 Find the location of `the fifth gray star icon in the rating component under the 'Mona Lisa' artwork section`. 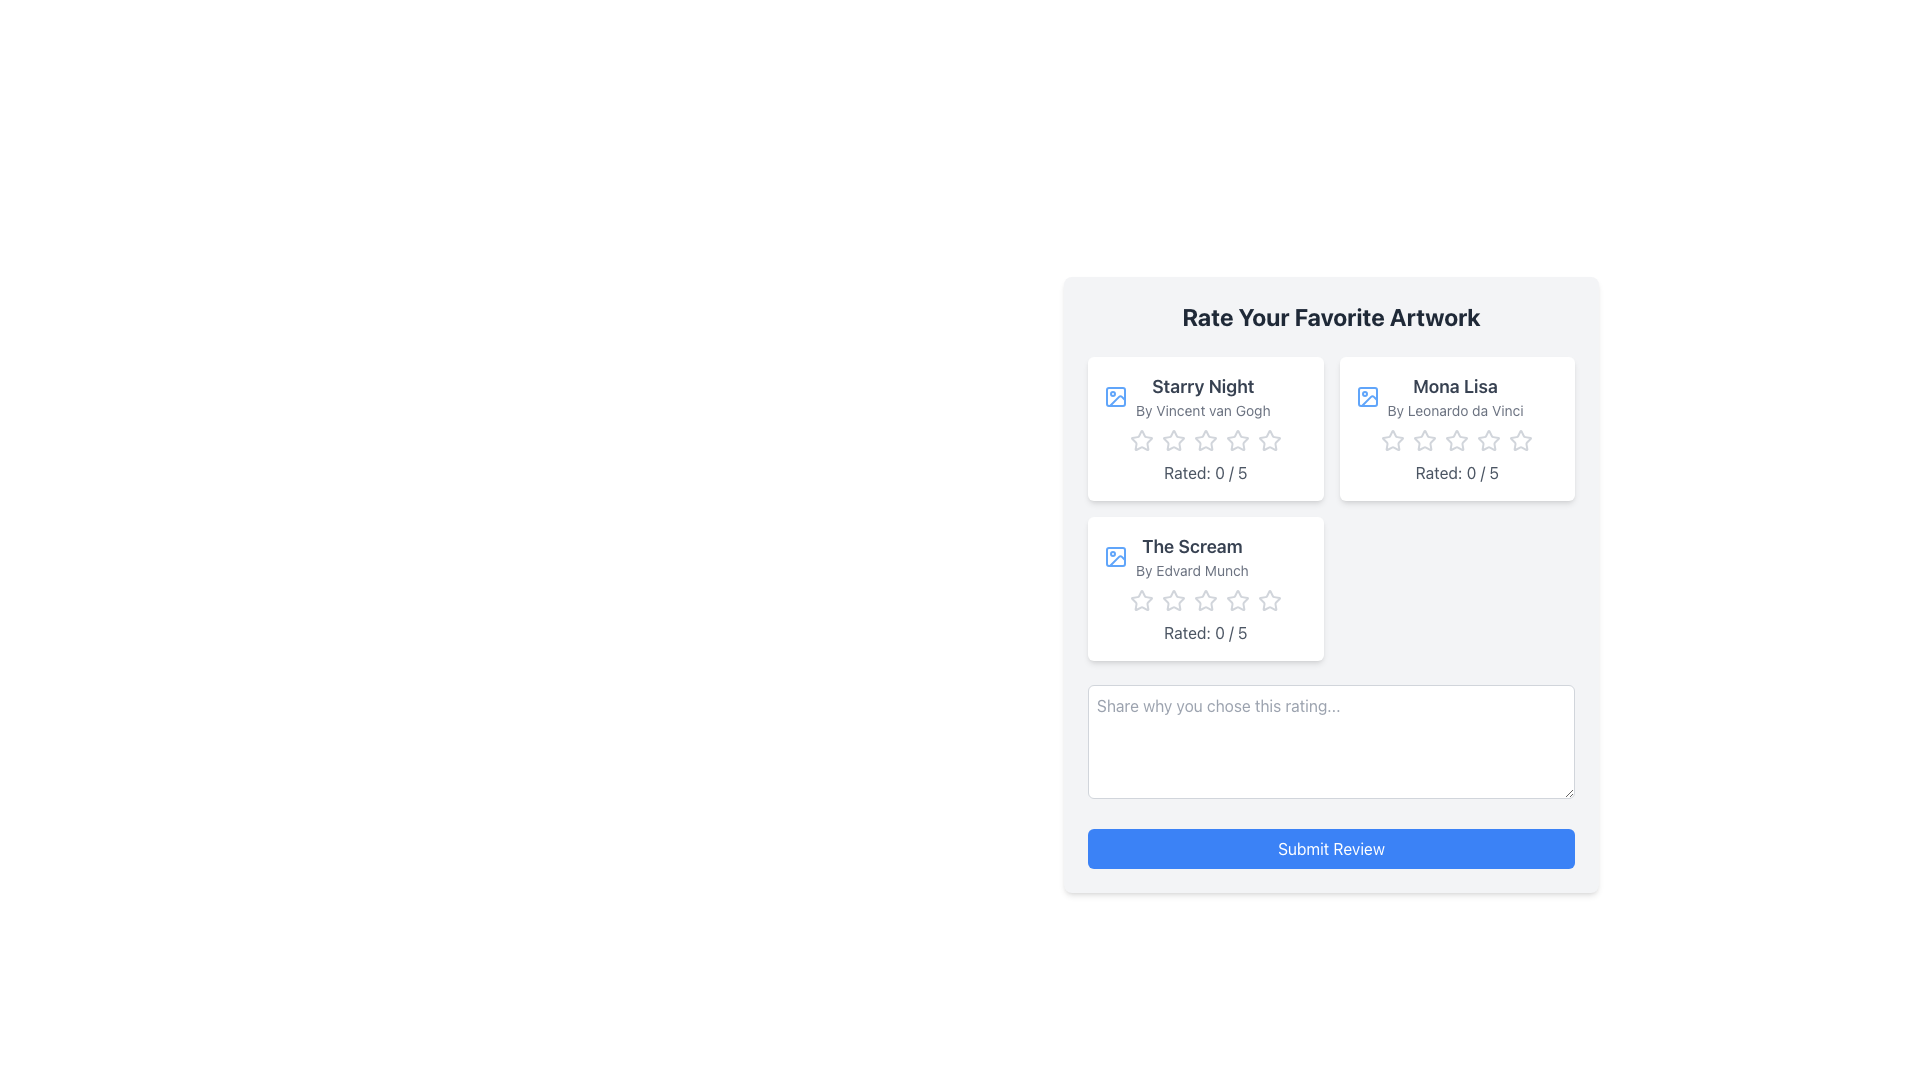

the fifth gray star icon in the rating component under the 'Mona Lisa' artwork section is located at coordinates (1489, 439).